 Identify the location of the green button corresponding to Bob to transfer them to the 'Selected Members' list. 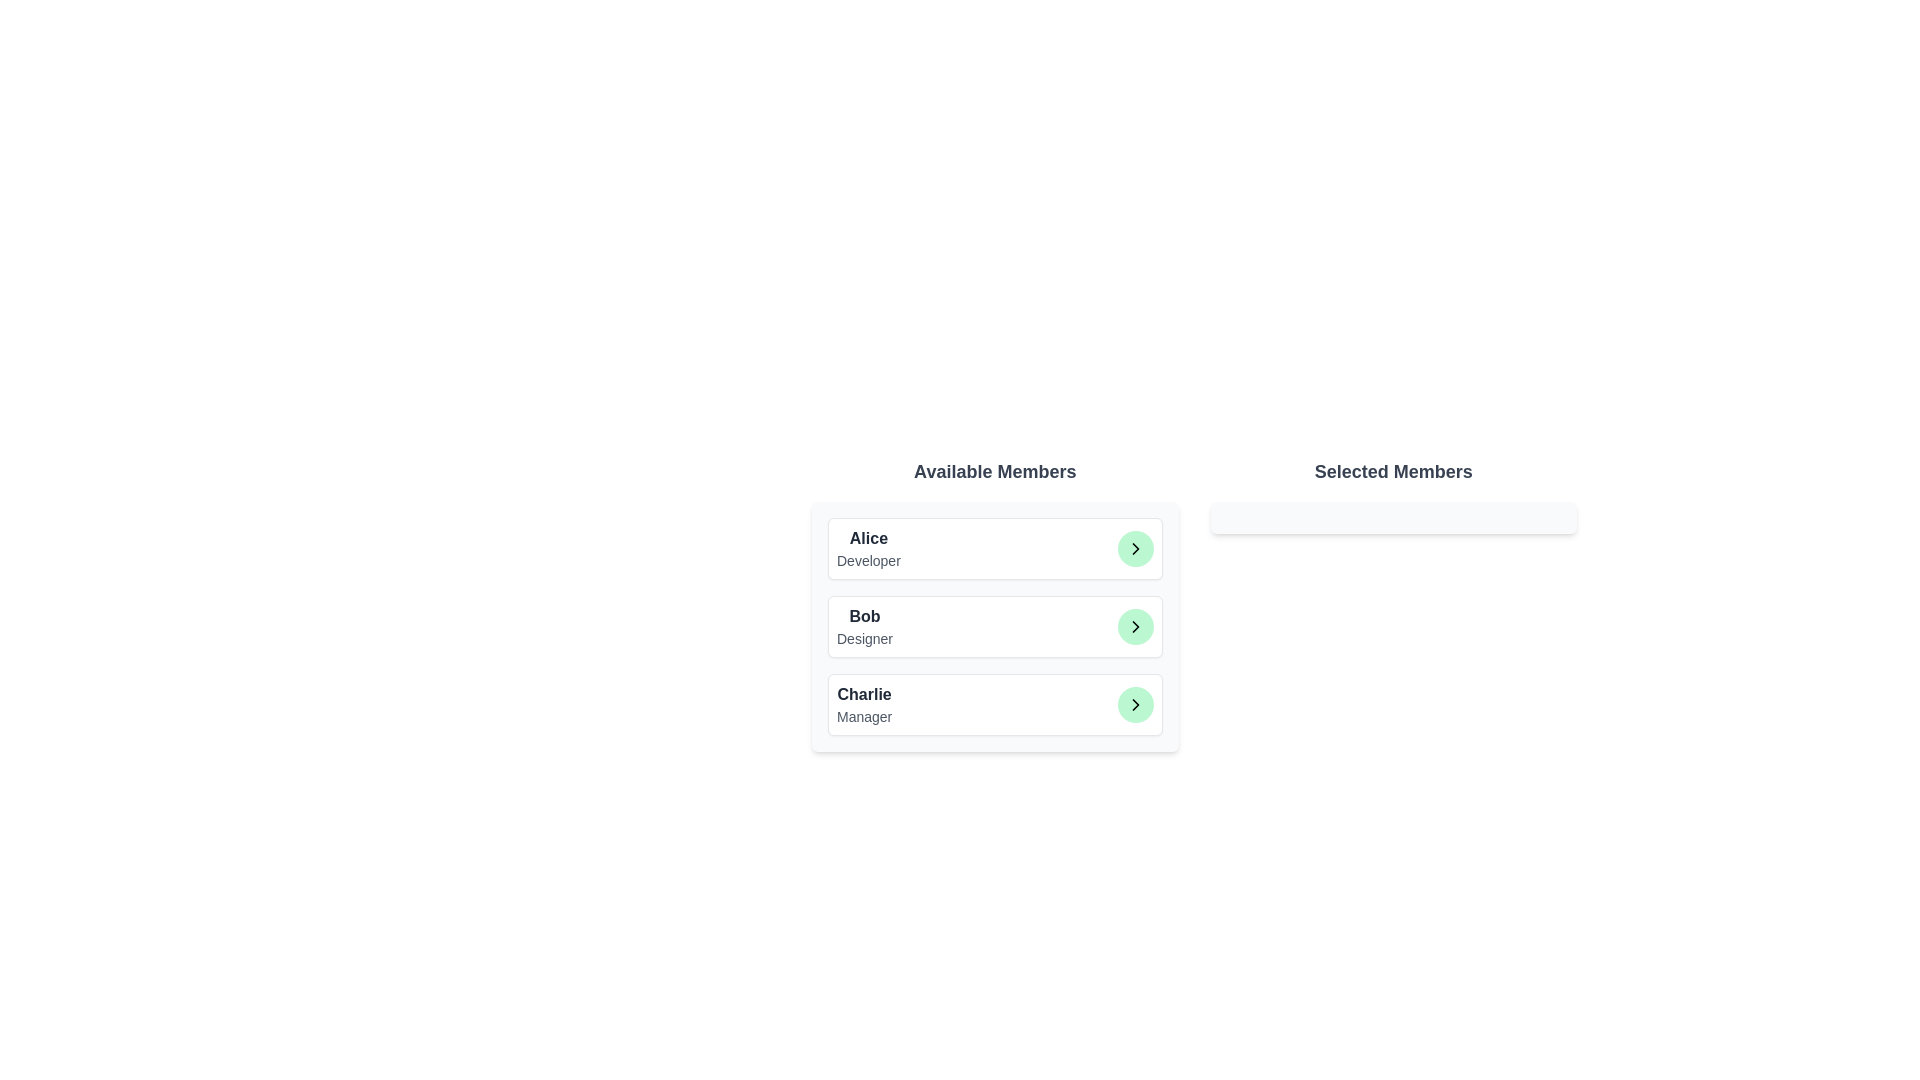
(1135, 626).